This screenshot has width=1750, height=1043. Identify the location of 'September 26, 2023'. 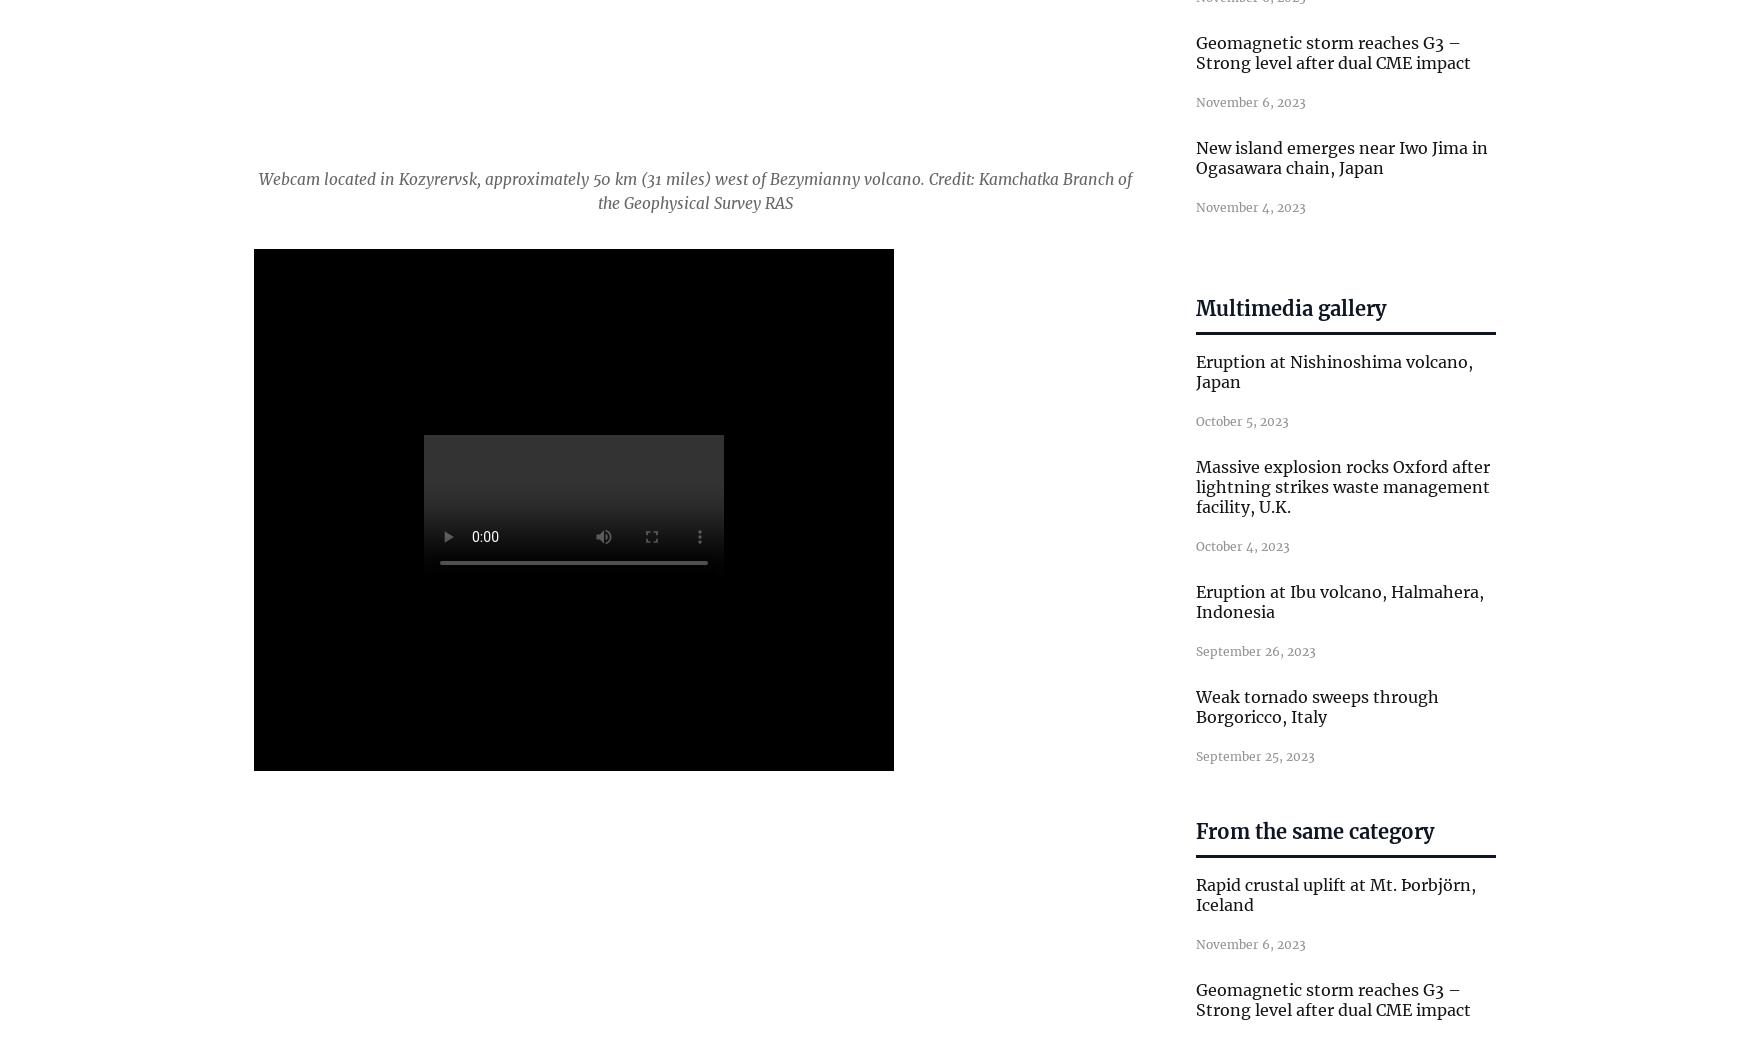
(1254, 649).